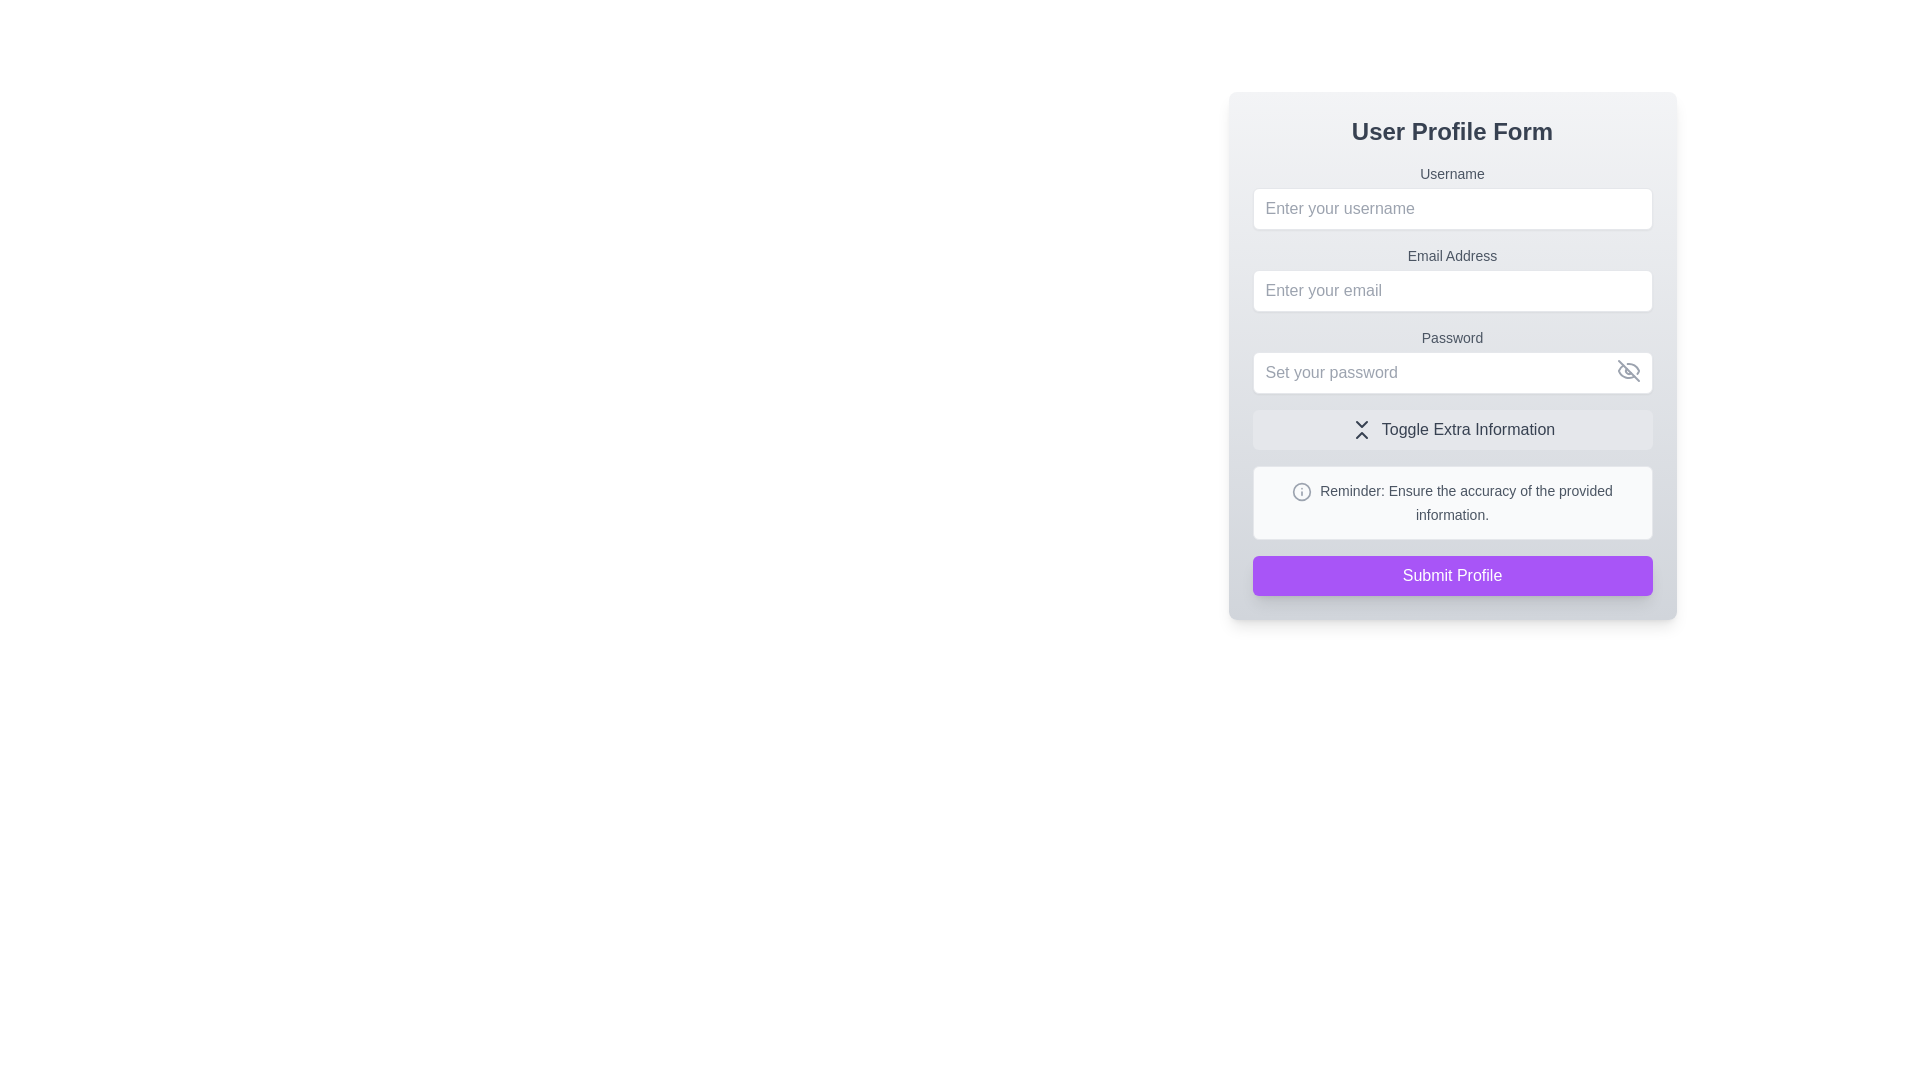 Image resolution: width=1920 pixels, height=1080 pixels. What do you see at coordinates (1360, 428) in the screenshot?
I see `the 'Toggle Extra Information' button` at bounding box center [1360, 428].